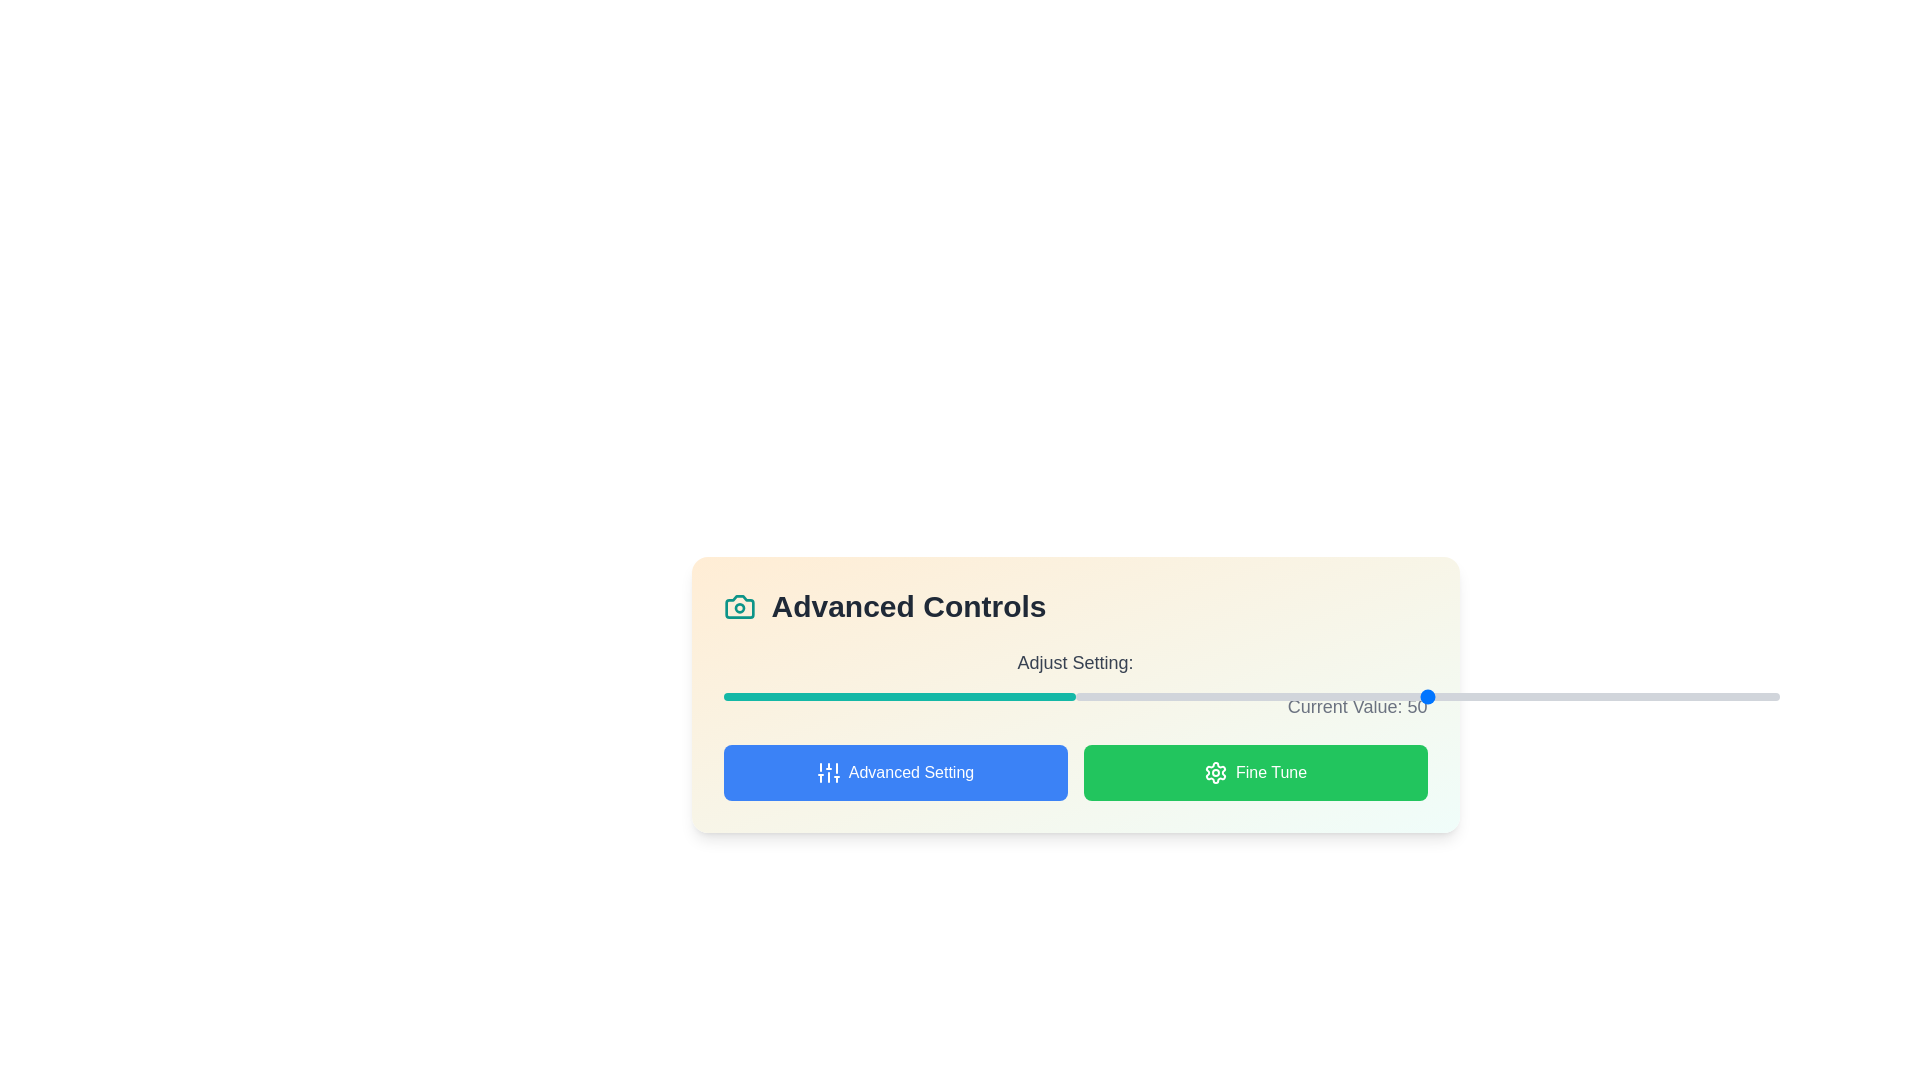  I want to click on the slider, so click(1026, 692).